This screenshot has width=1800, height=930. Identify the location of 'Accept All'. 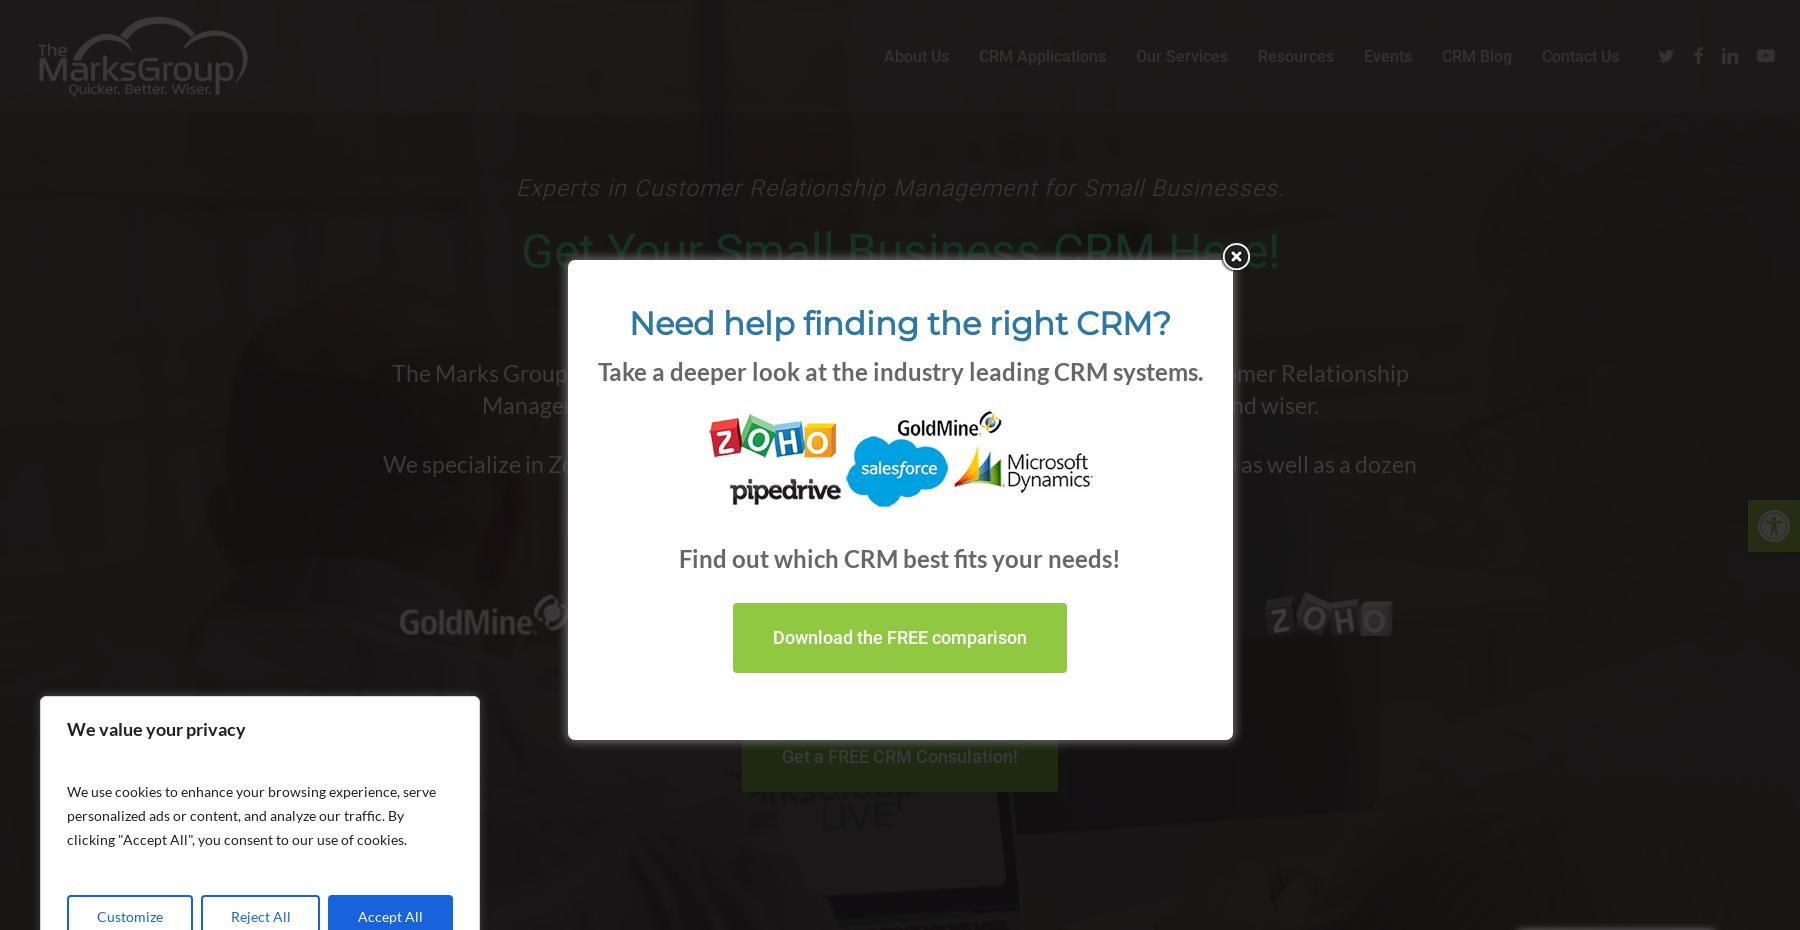
(390, 916).